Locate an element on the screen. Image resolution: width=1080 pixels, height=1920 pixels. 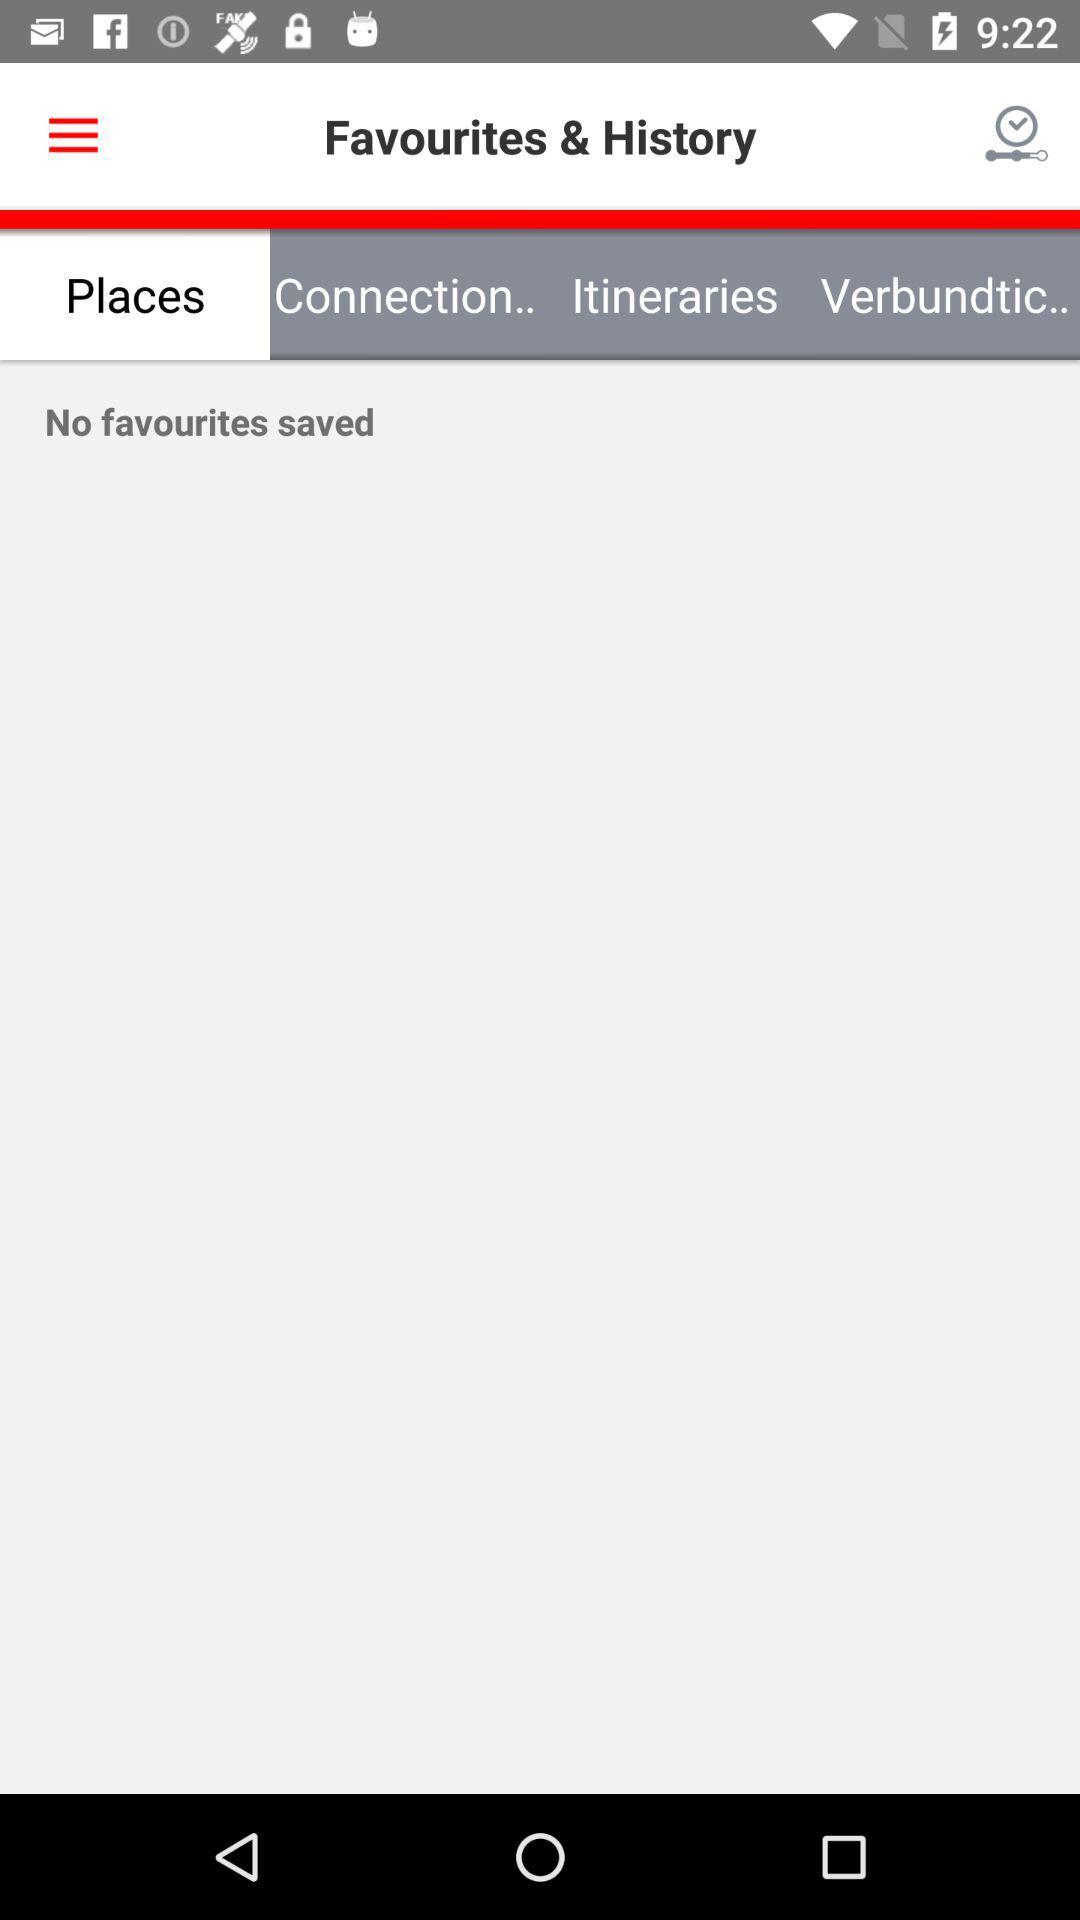
icon to the left of itineraries is located at coordinates (405, 293).